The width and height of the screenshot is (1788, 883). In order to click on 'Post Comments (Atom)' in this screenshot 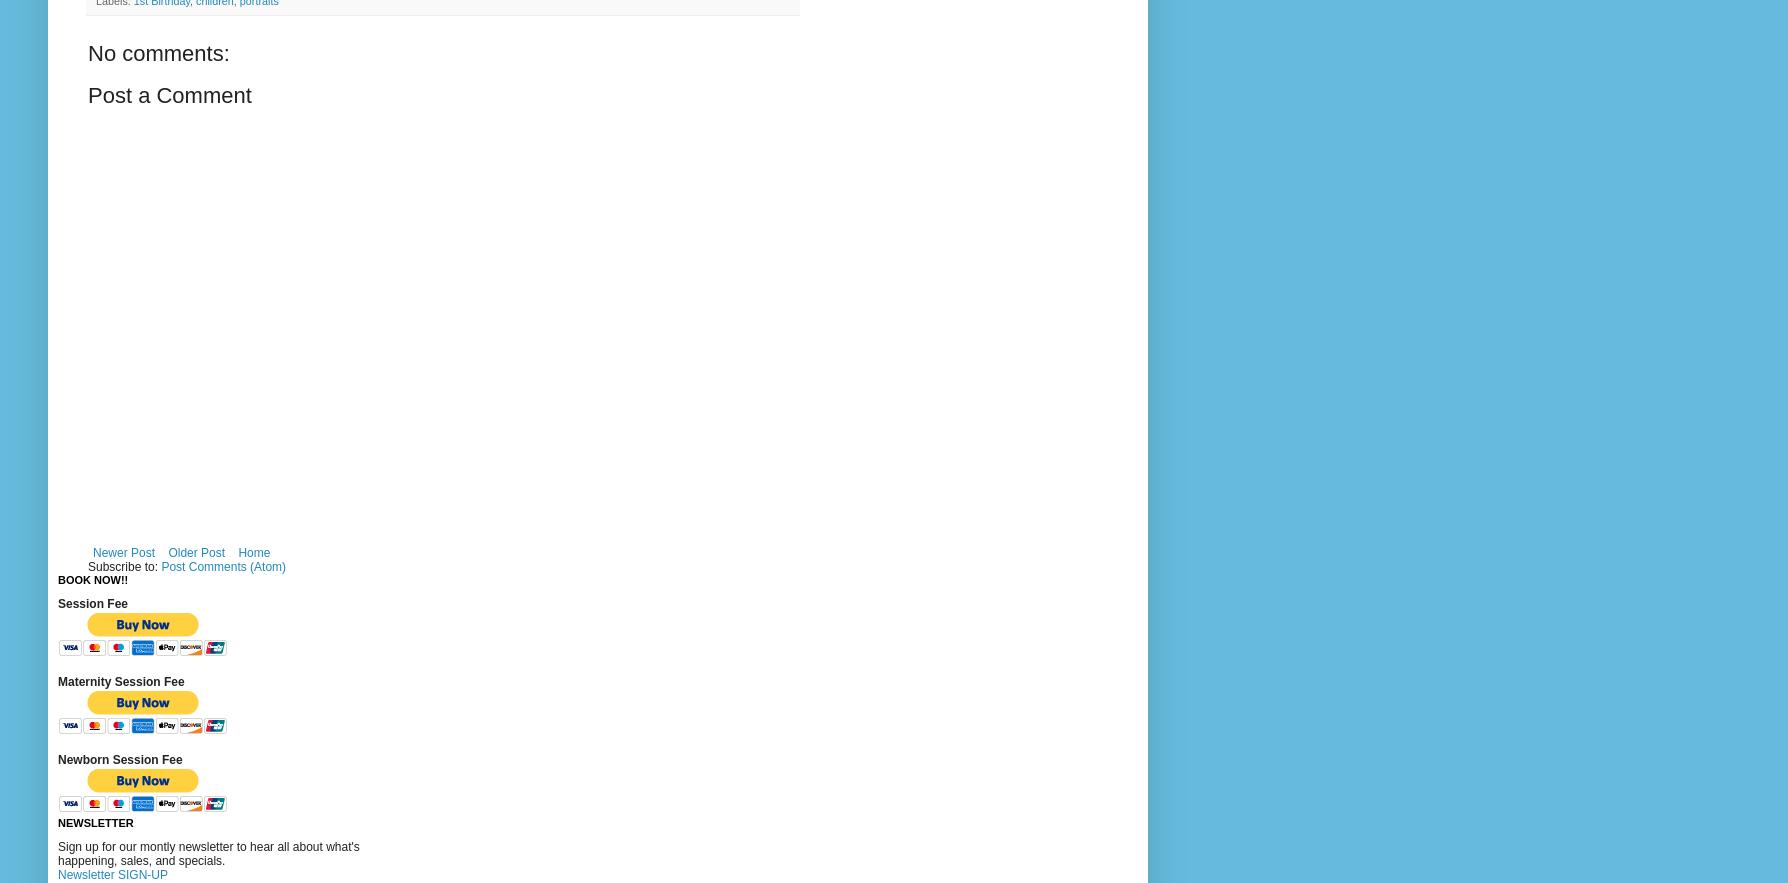, I will do `click(160, 566)`.